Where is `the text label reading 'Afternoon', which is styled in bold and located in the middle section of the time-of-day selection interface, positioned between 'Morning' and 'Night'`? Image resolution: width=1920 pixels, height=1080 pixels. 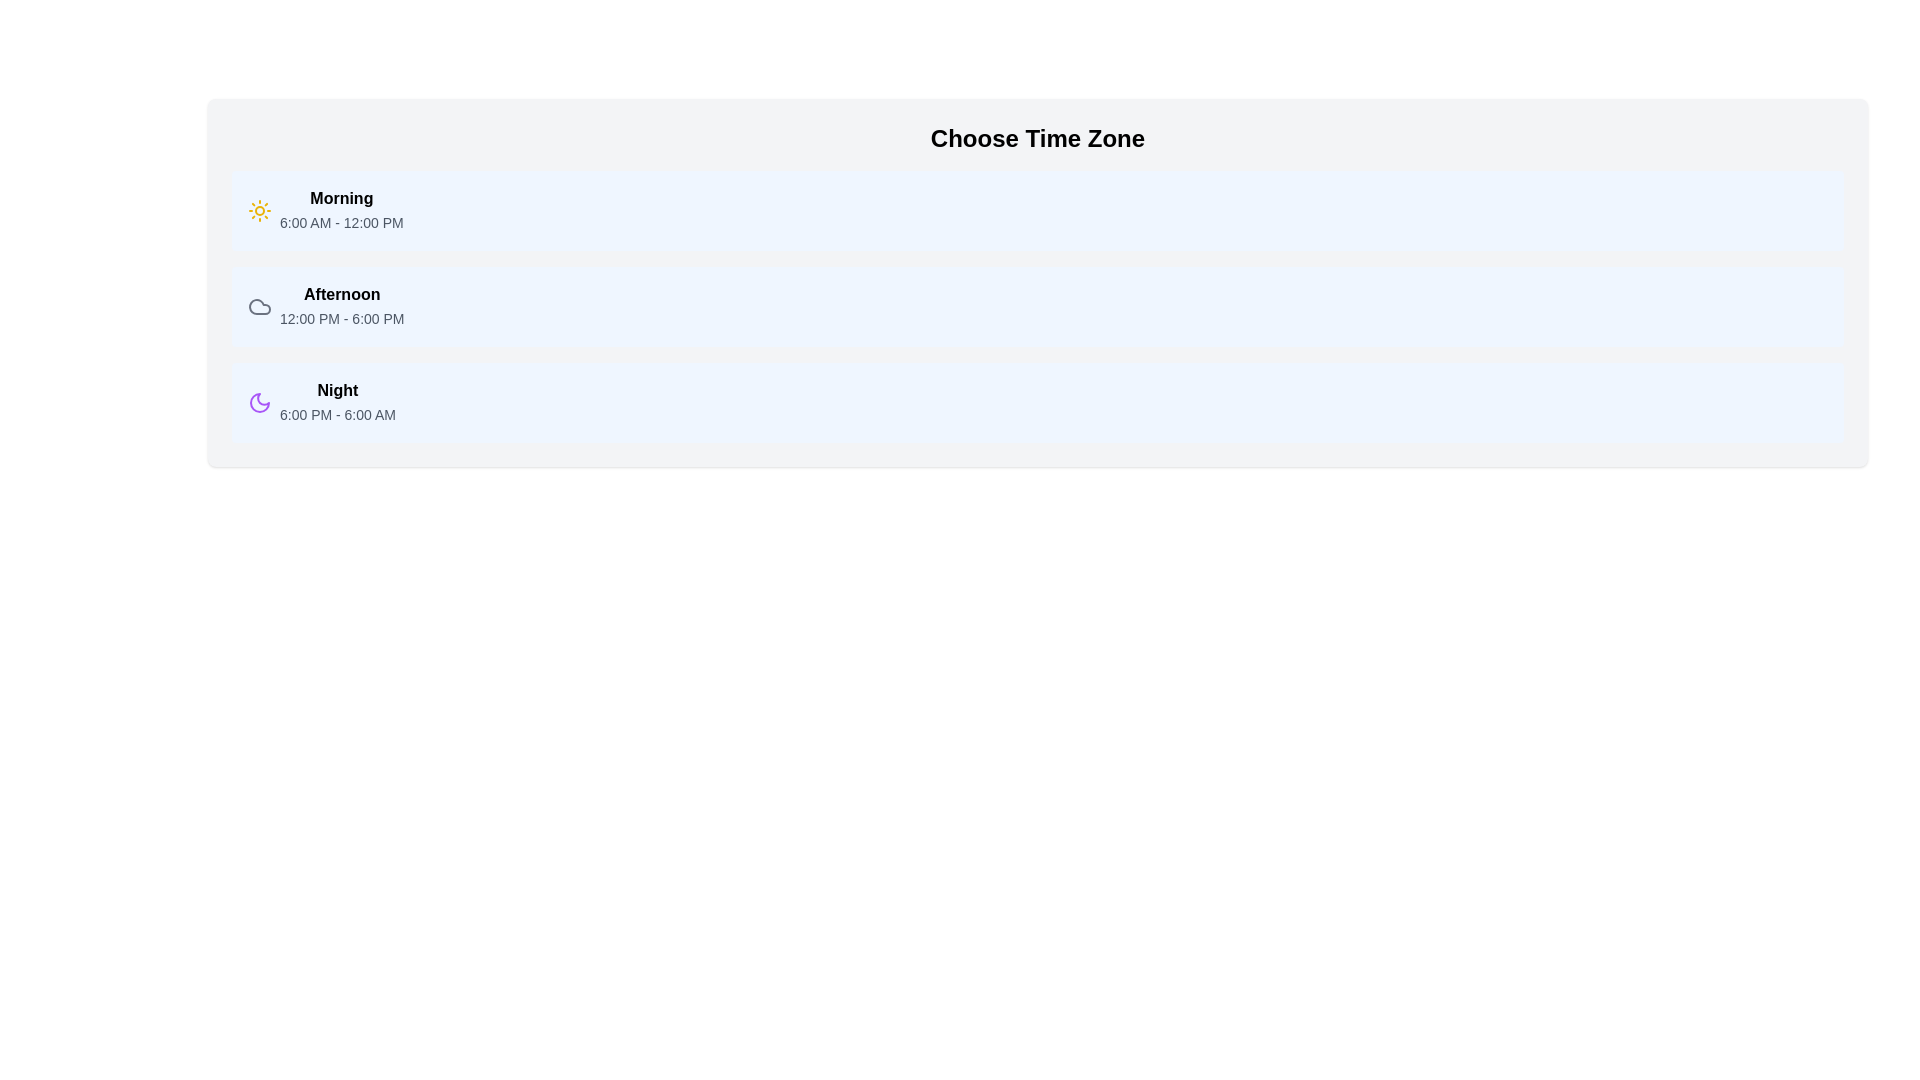 the text label reading 'Afternoon', which is styled in bold and located in the middle section of the time-of-day selection interface, positioned between 'Morning' and 'Night' is located at coordinates (342, 294).